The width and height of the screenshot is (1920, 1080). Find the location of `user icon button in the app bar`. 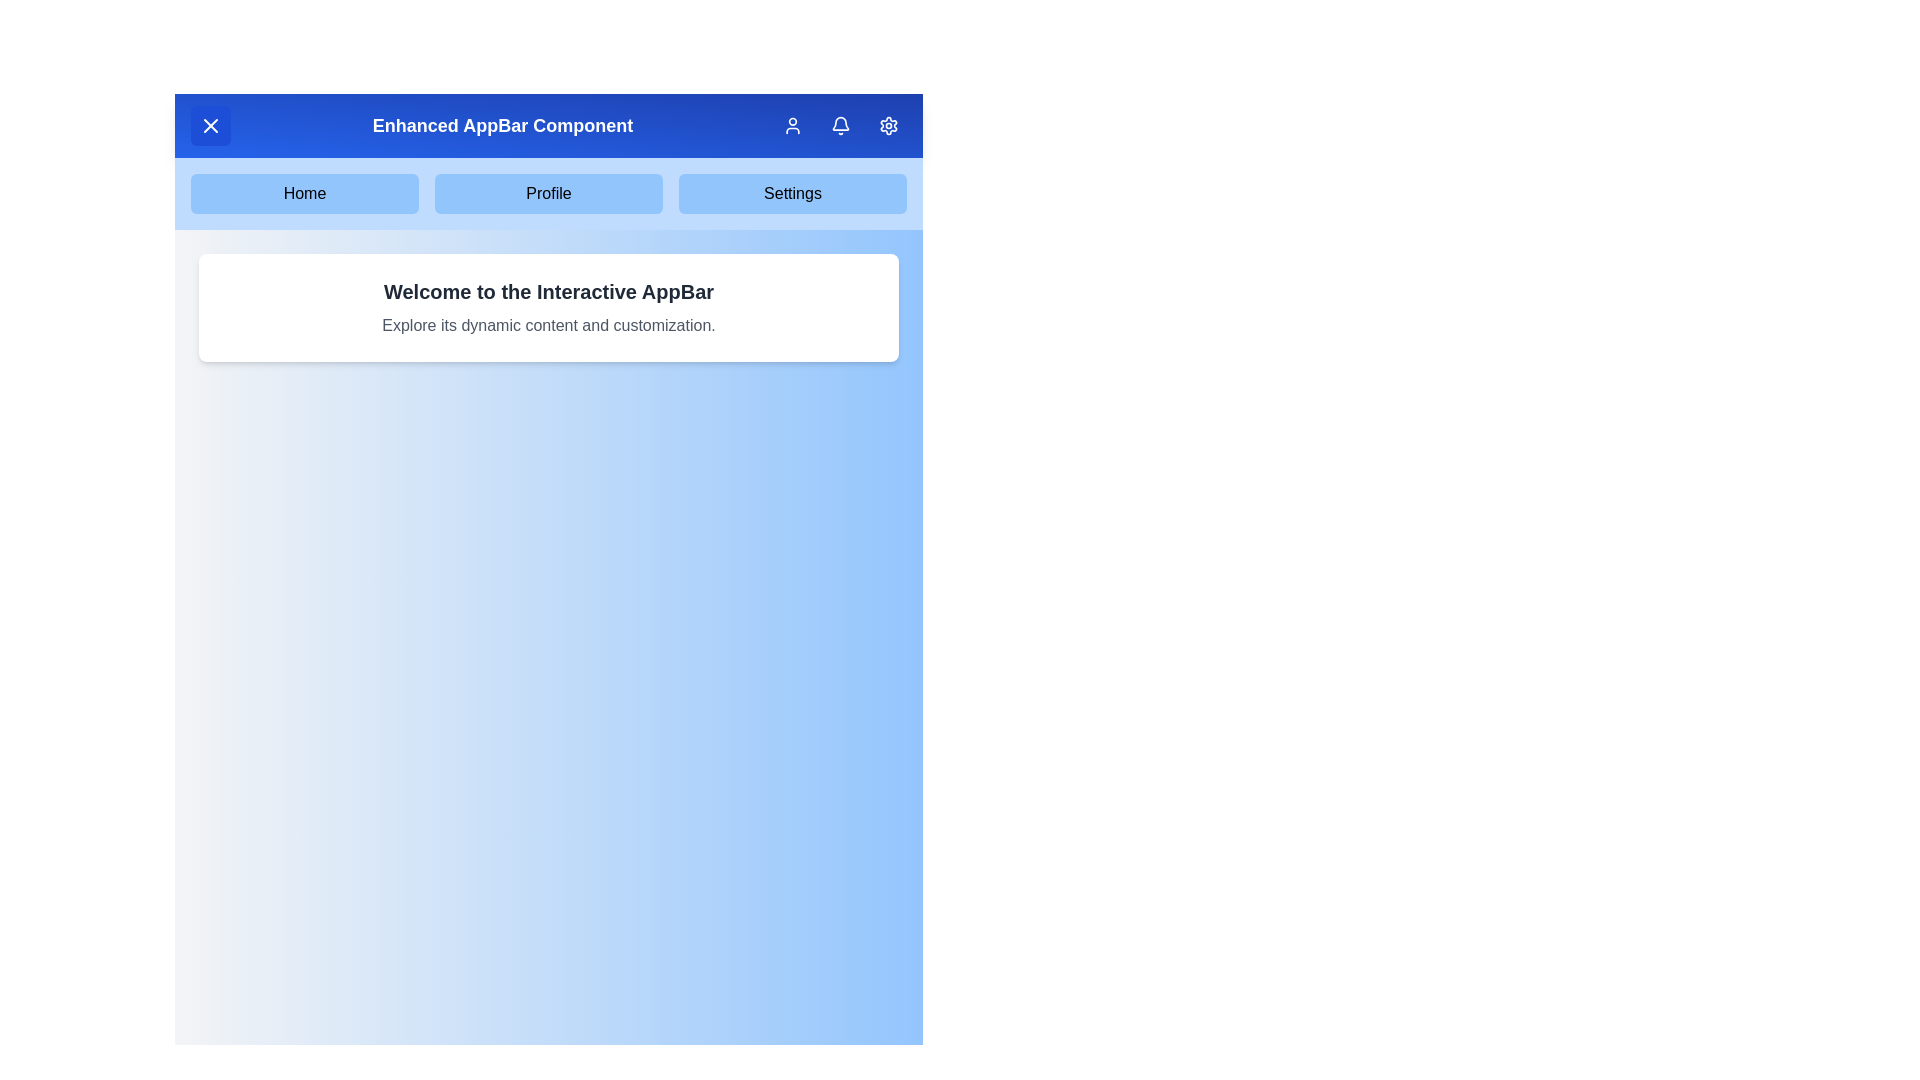

user icon button in the app bar is located at coordinates (791, 126).